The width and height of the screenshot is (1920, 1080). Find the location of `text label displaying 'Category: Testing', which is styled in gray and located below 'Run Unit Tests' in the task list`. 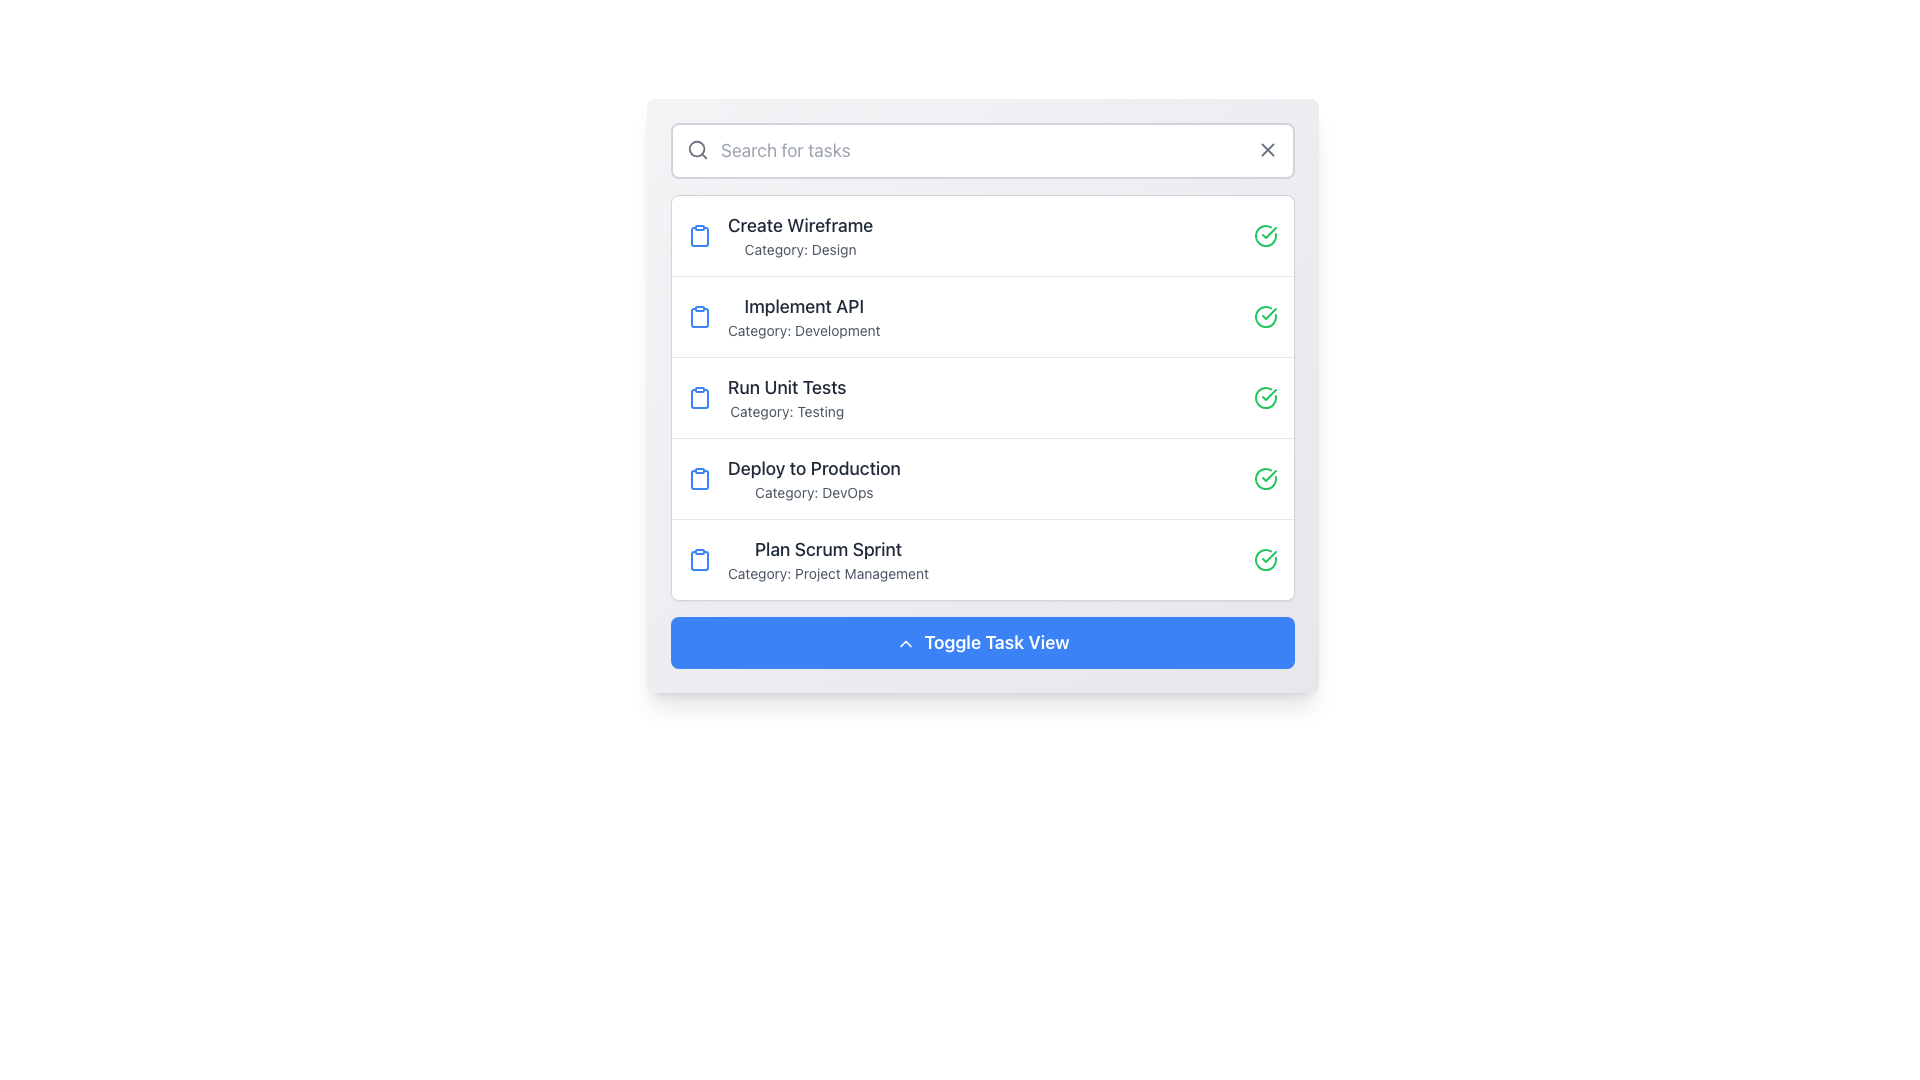

text label displaying 'Category: Testing', which is styled in gray and located below 'Run Unit Tests' in the task list is located at coordinates (786, 411).